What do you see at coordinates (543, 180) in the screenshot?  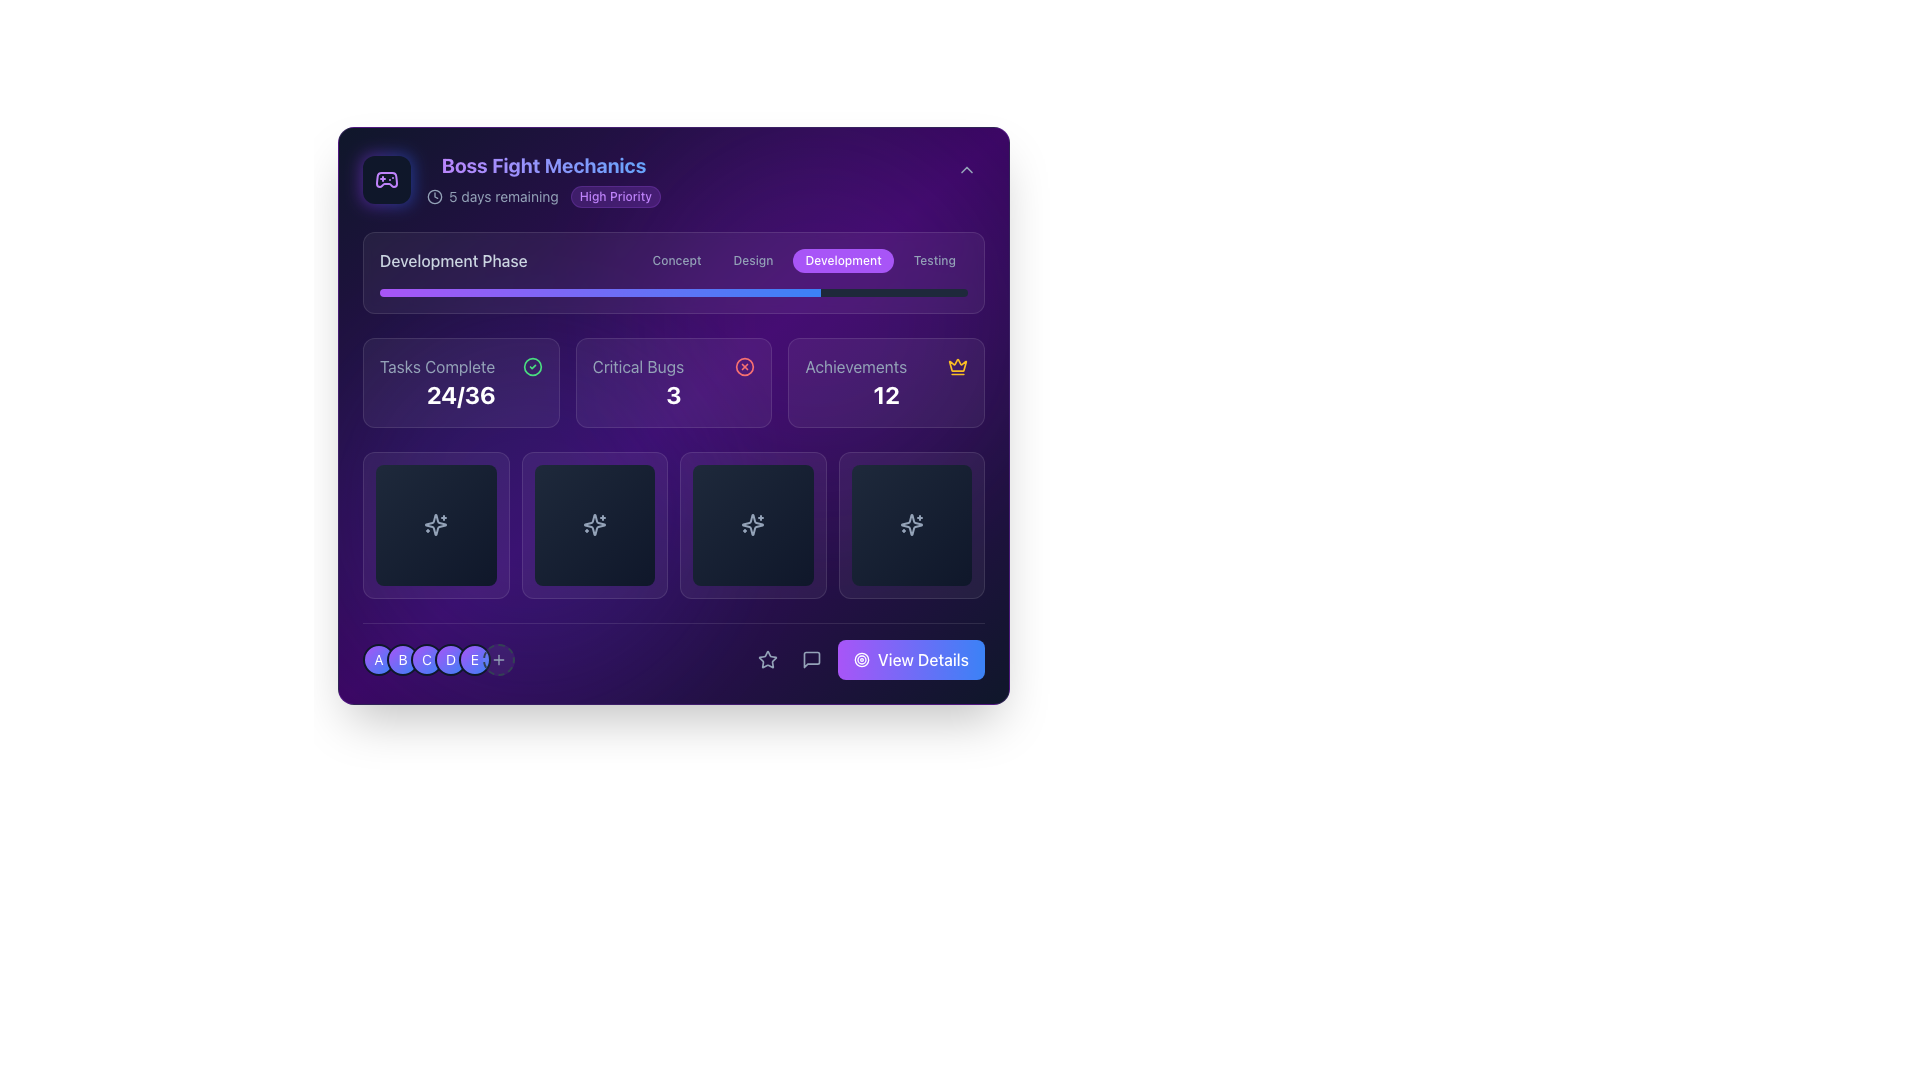 I see `the Information Display Block titled 'Boss Fight Mechanics'` at bounding box center [543, 180].